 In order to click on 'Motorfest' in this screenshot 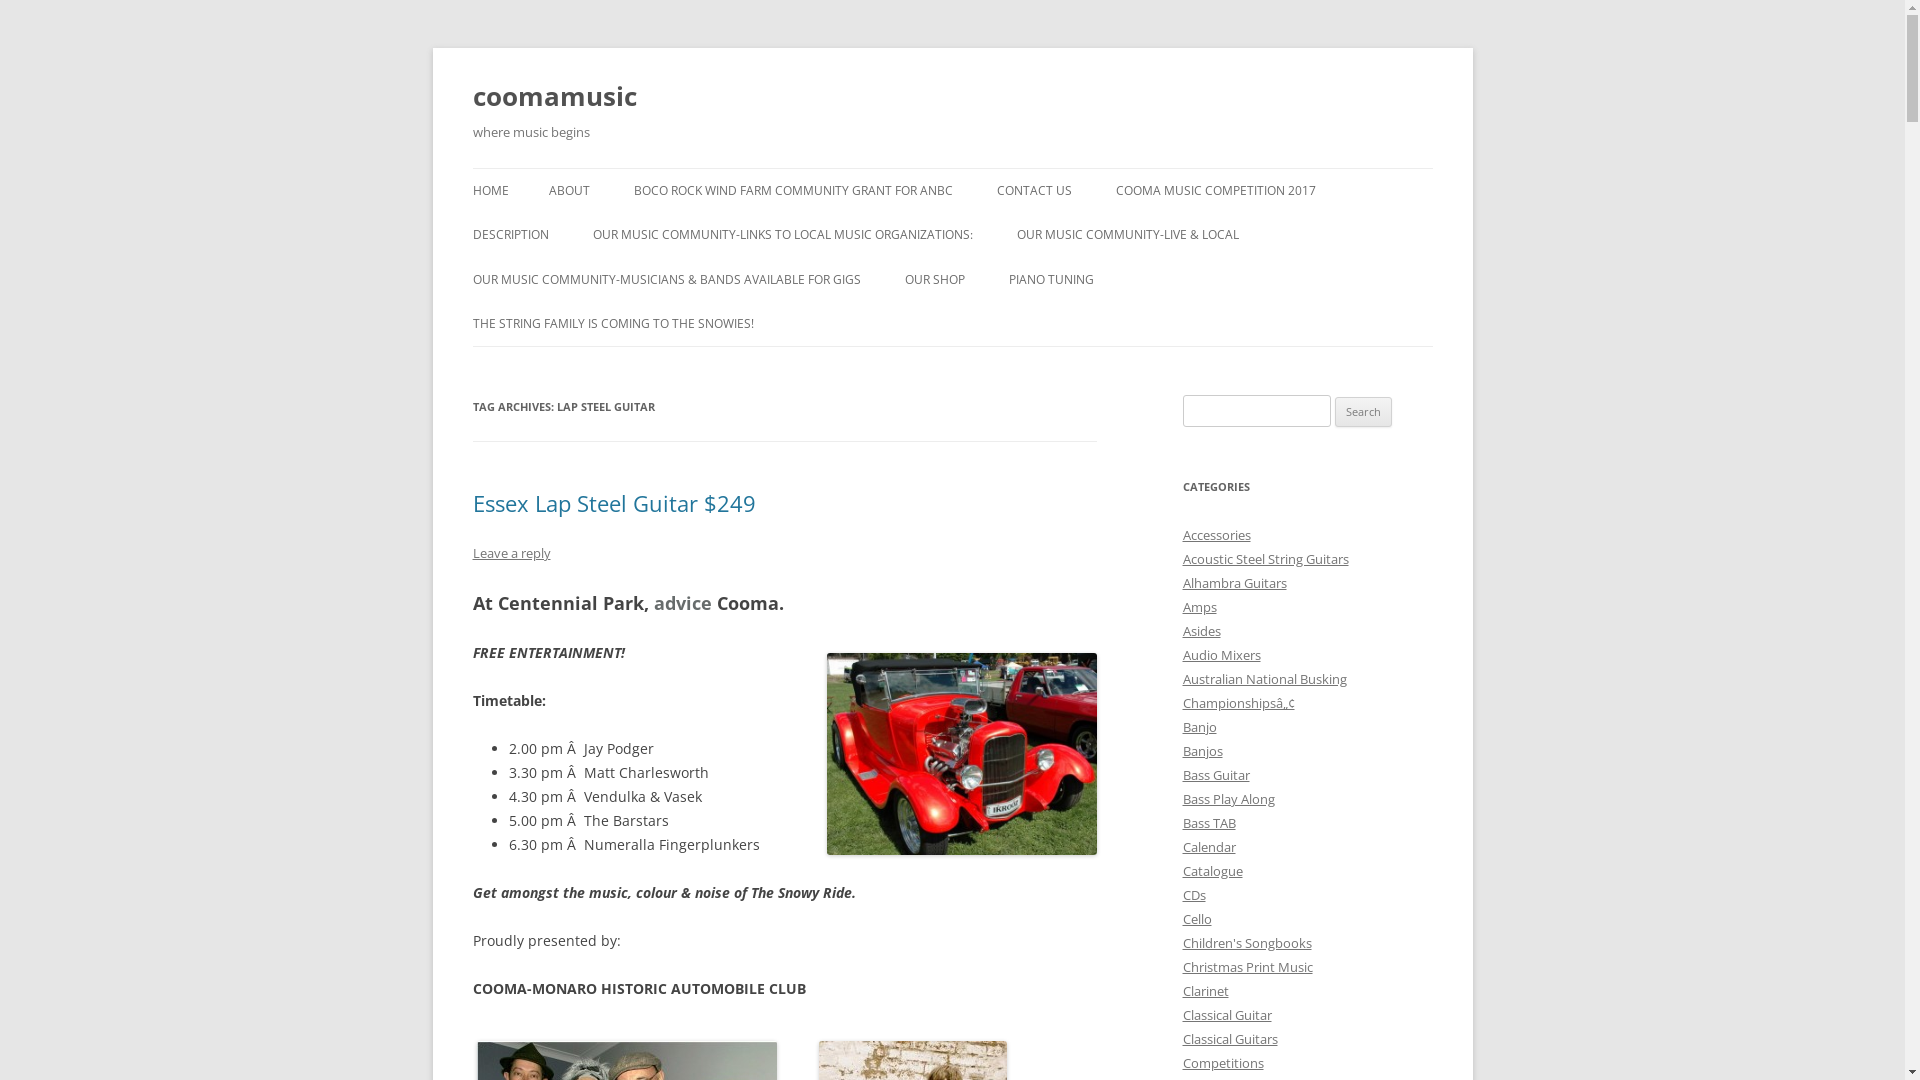, I will do `click(961, 753)`.